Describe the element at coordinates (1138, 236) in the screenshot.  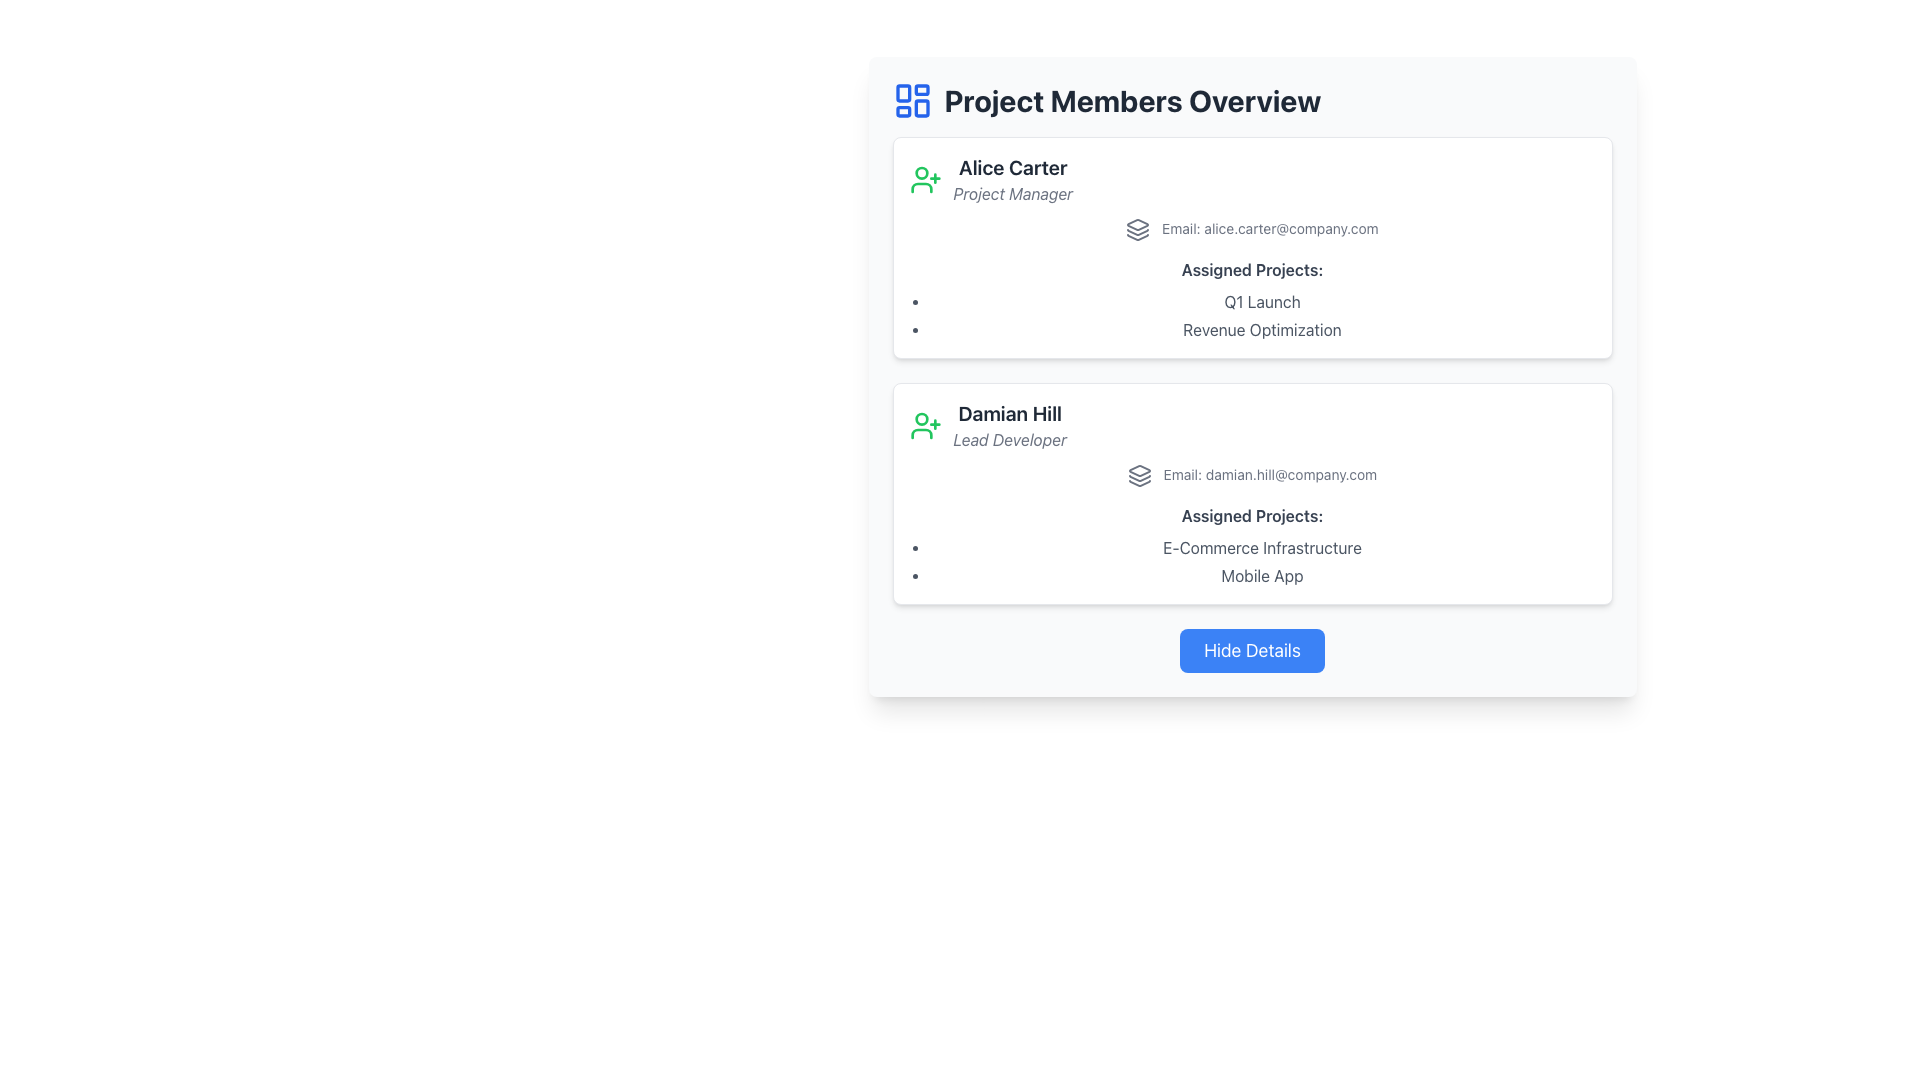
I see `the decorative vector graphic that represents the bottom portion of a three-layer stack icon, located to the left of the 'Project Members Overview' heading` at that location.